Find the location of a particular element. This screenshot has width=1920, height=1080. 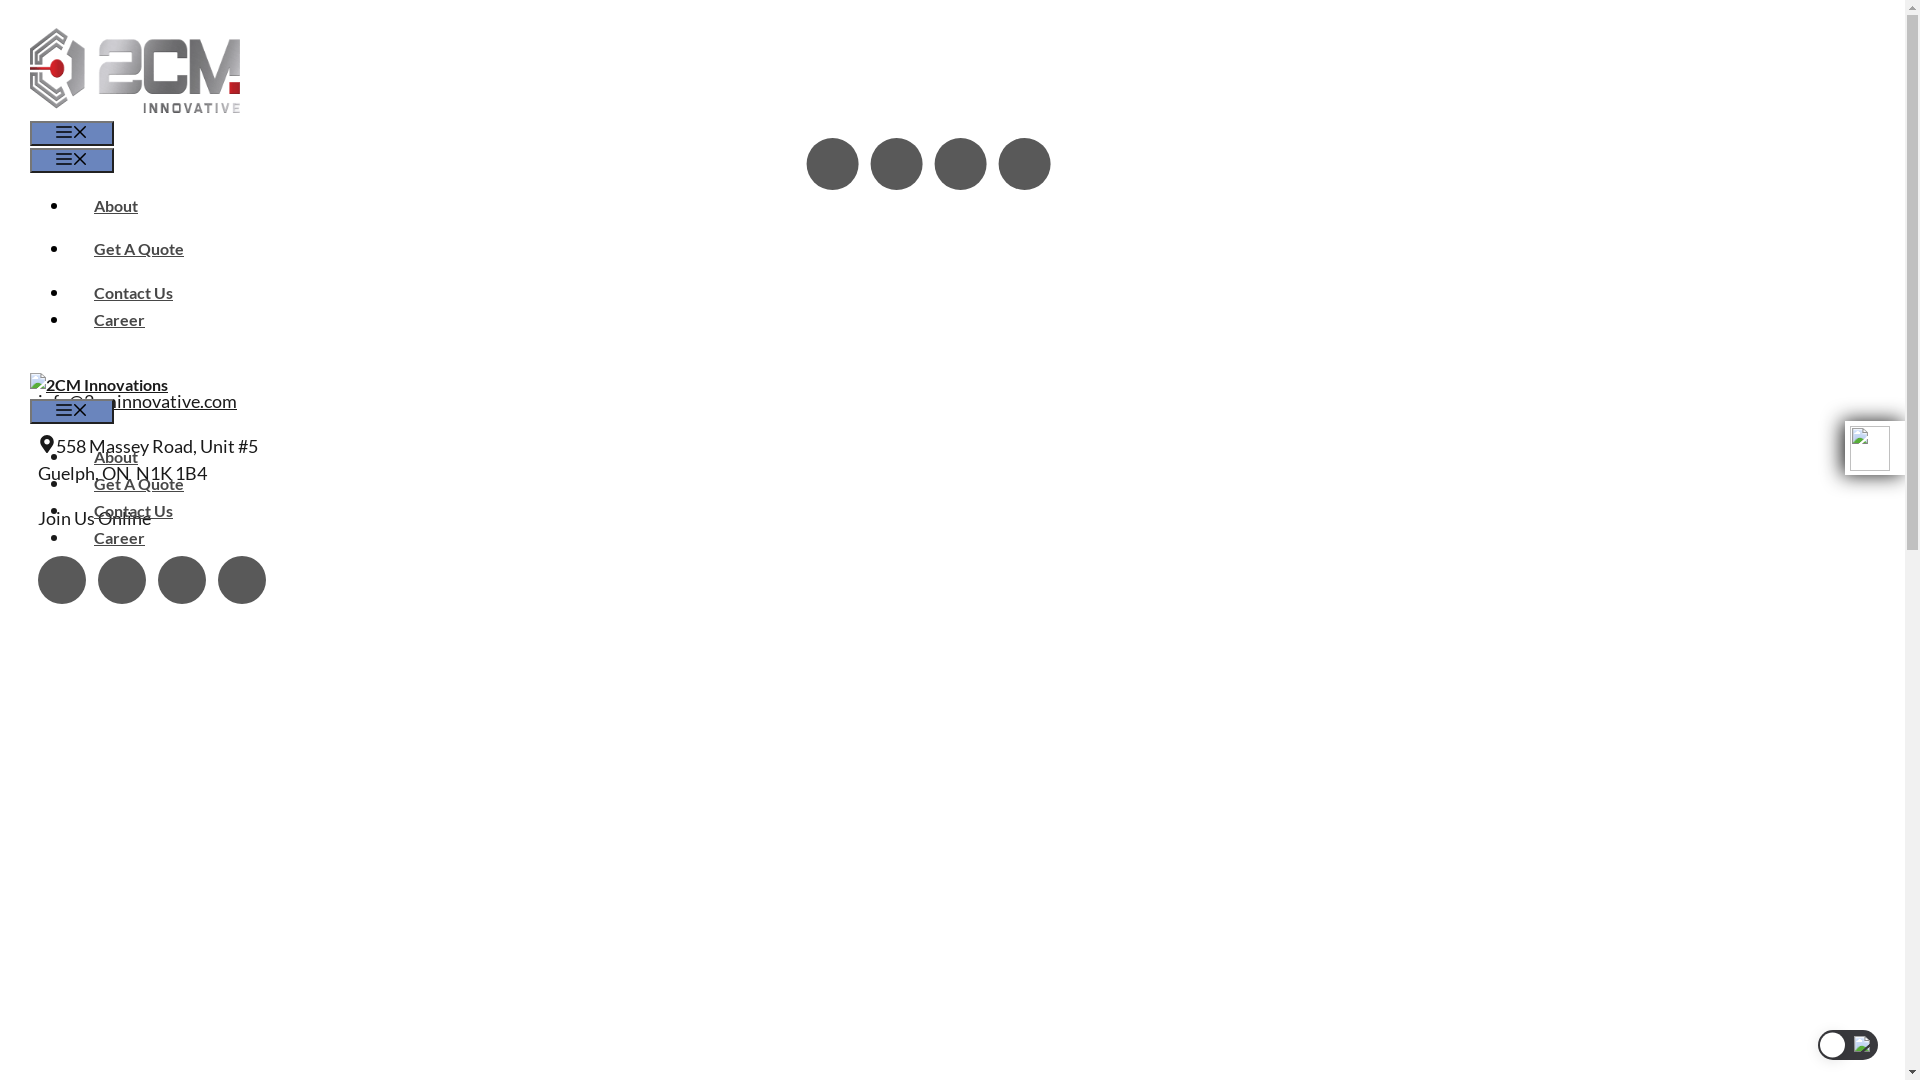

'info@2cminnovative.com' is located at coordinates (136, 401).